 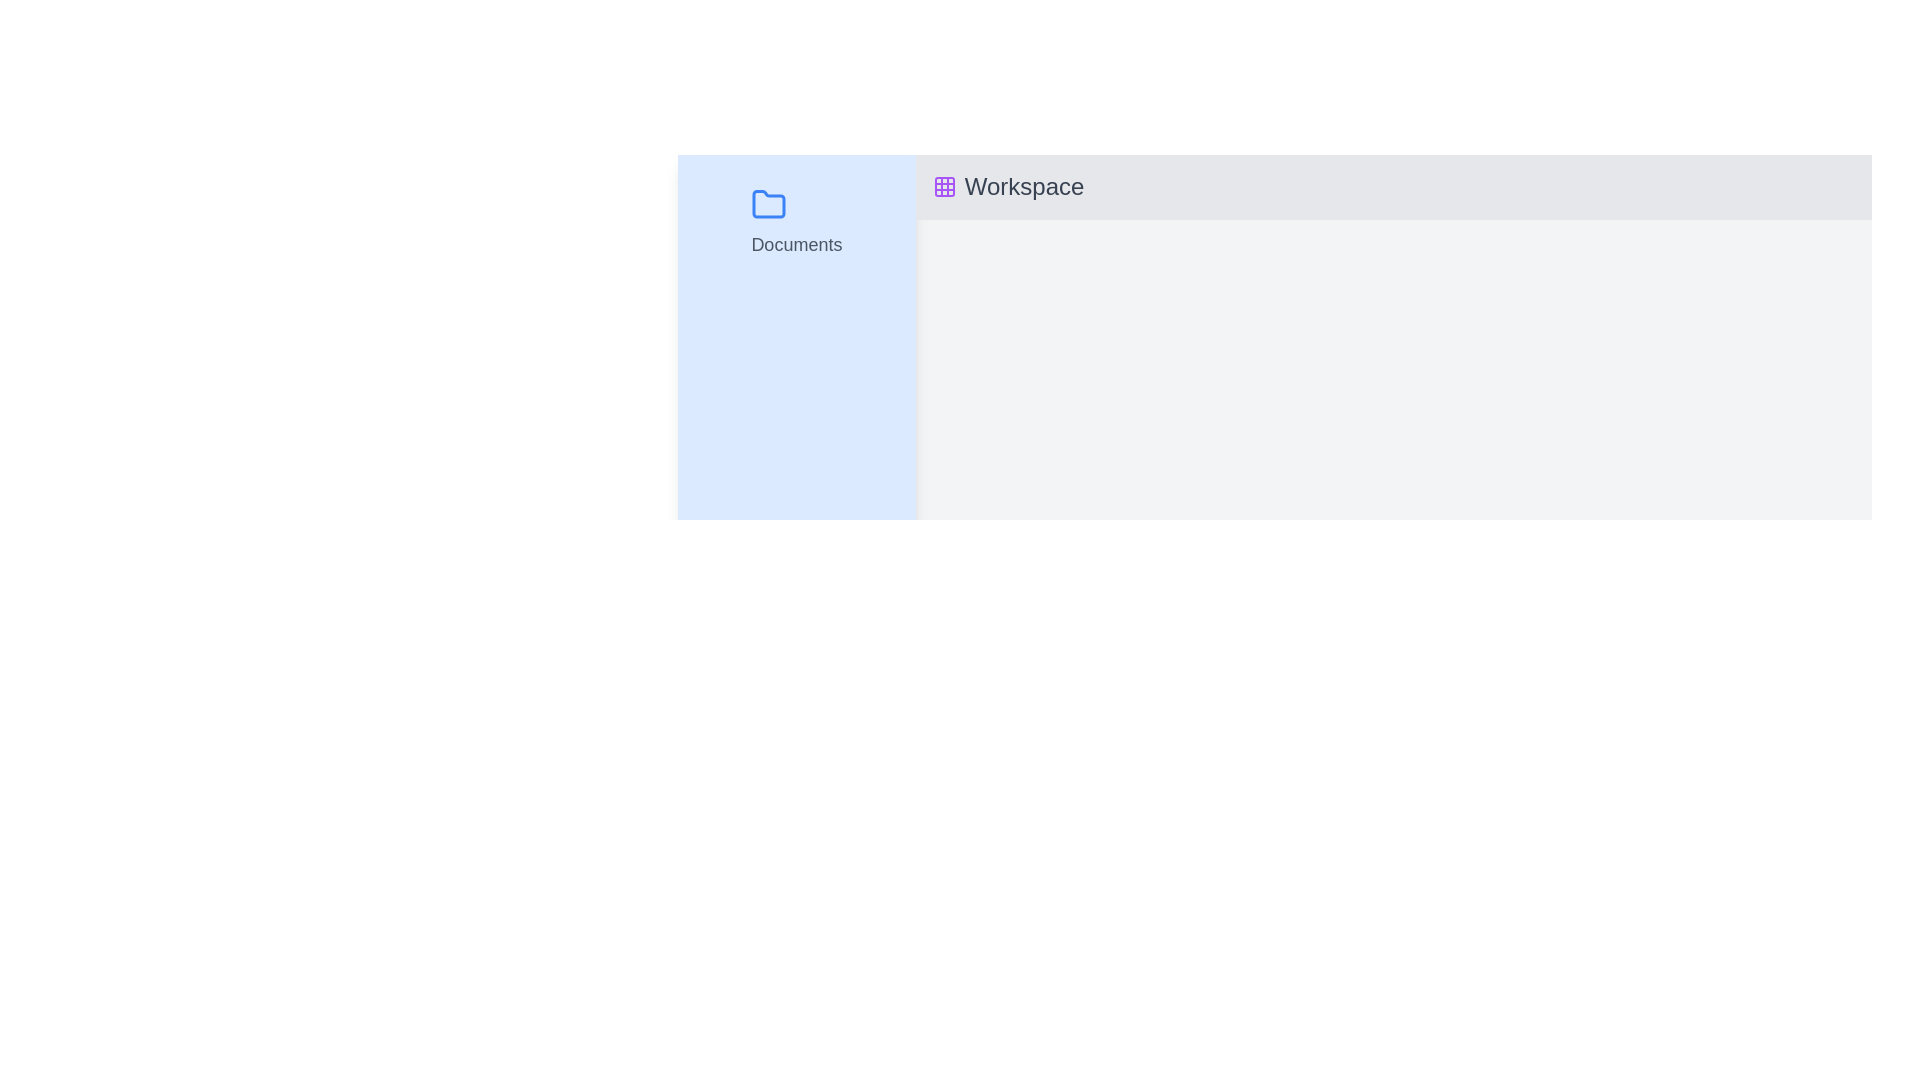 I want to click on the 'Workspace' title label located in the top central area of the interface, immediately to the right of the grid icon styled in purple, so click(x=1024, y=186).